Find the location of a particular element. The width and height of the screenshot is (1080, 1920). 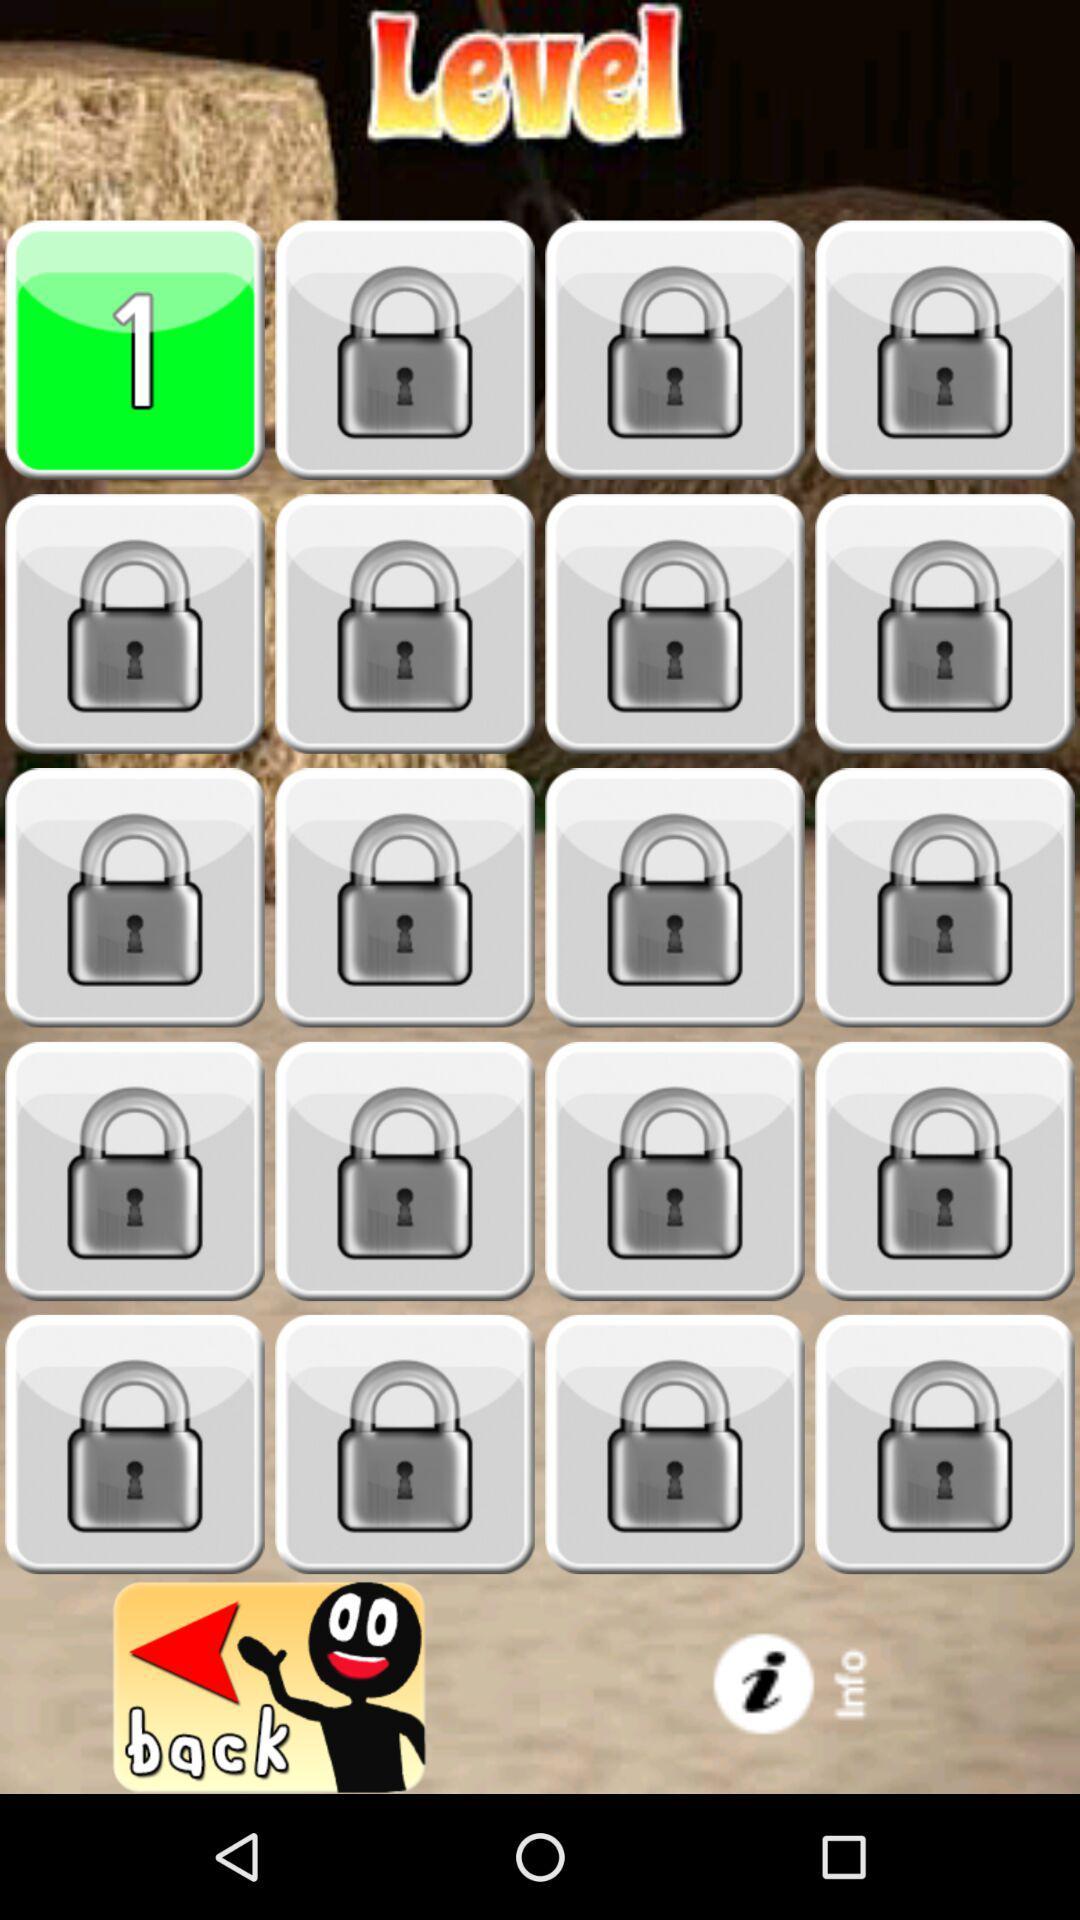

level of game is located at coordinates (135, 623).